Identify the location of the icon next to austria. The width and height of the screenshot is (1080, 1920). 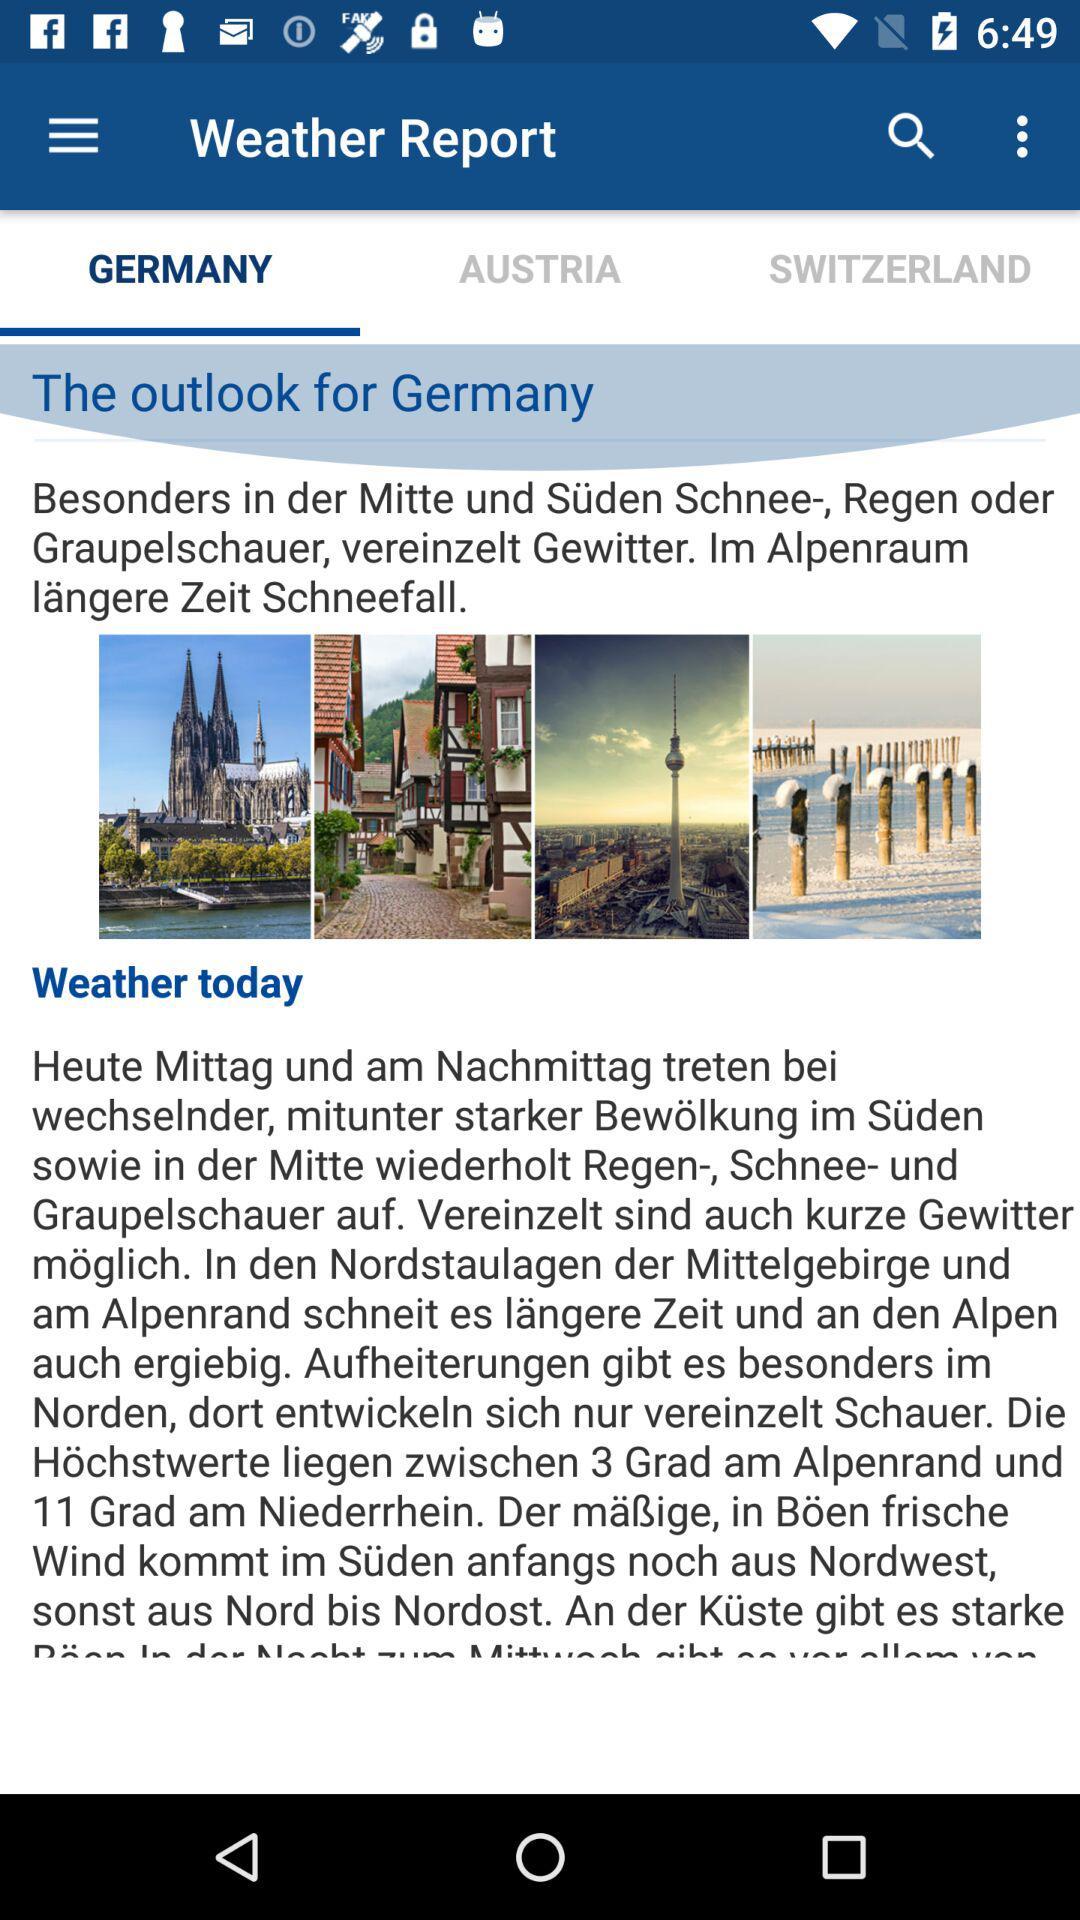
(911, 135).